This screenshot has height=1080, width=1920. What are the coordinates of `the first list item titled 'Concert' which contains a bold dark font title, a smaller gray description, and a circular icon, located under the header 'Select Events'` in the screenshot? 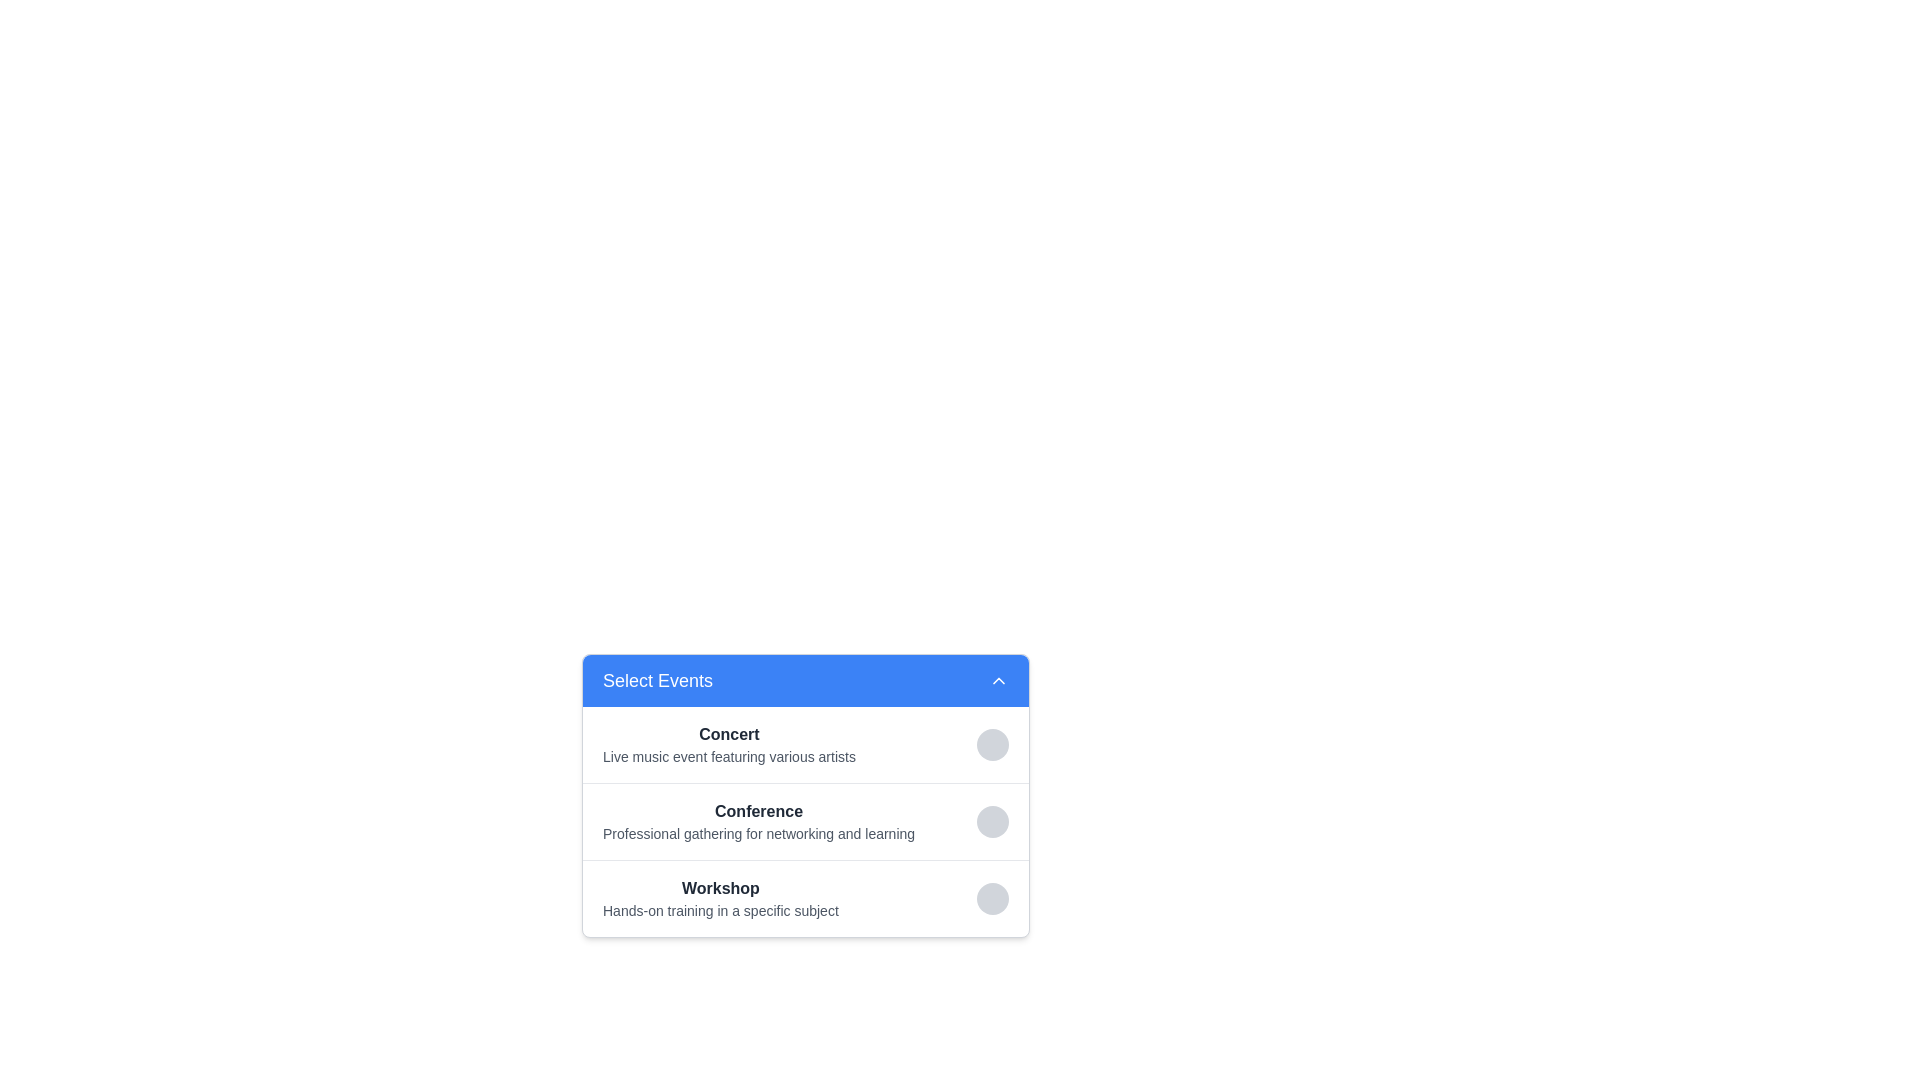 It's located at (806, 744).